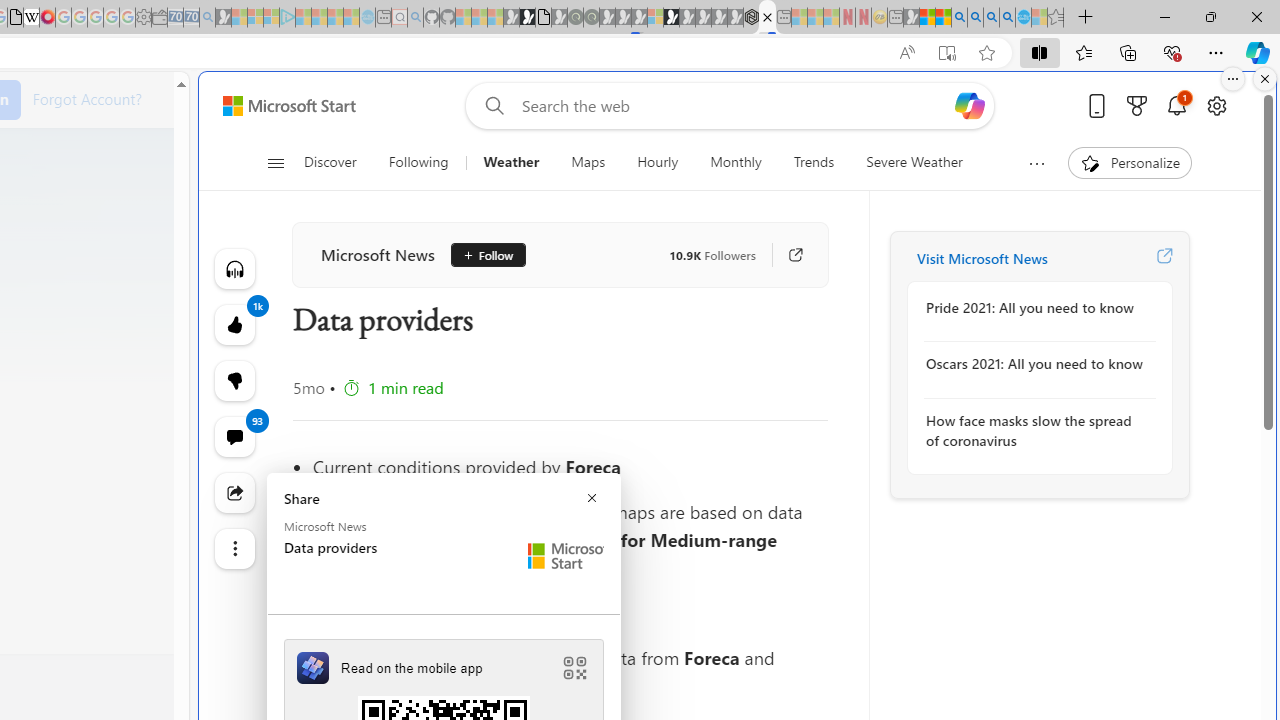 The width and height of the screenshot is (1280, 720). I want to click on 'Open navigation menu', so click(274, 162).